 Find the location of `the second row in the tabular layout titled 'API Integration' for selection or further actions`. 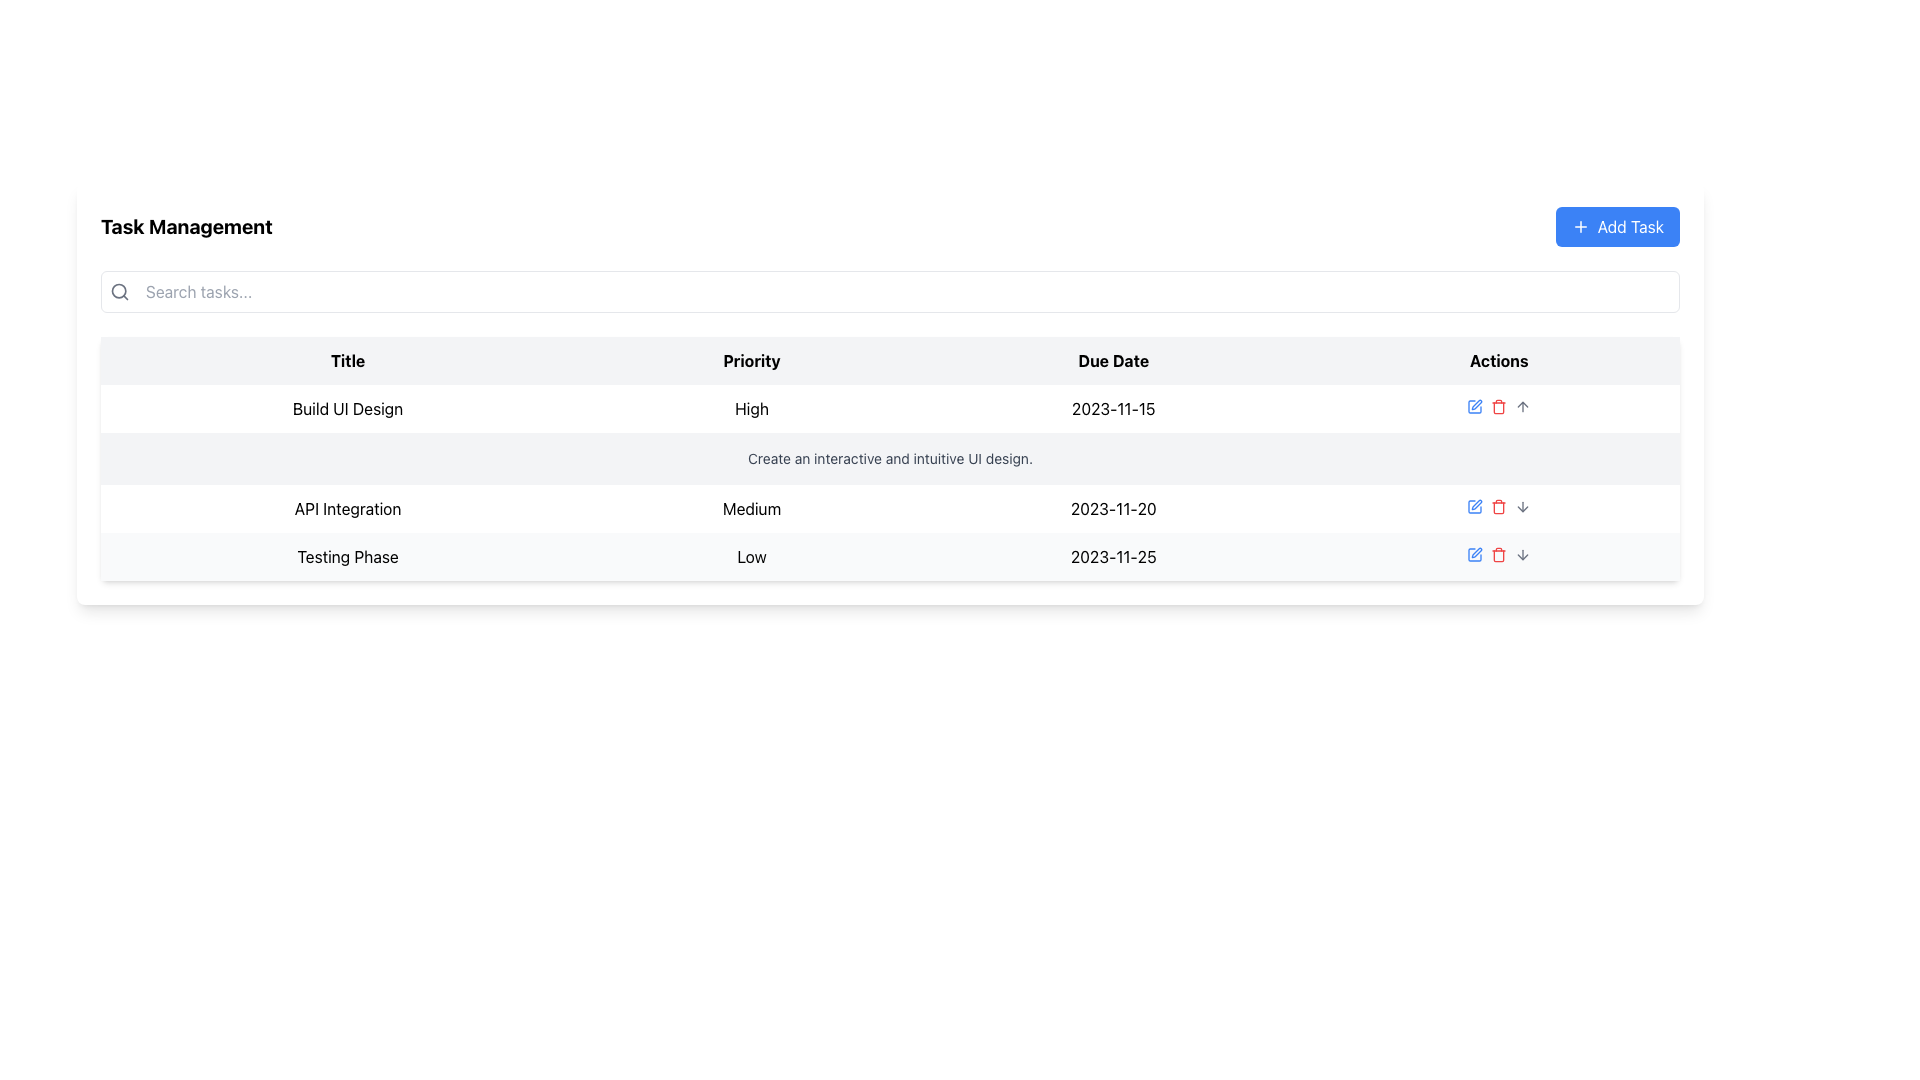

the second row in the tabular layout titled 'API Integration' for selection or further actions is located at coordinates (889, 508).